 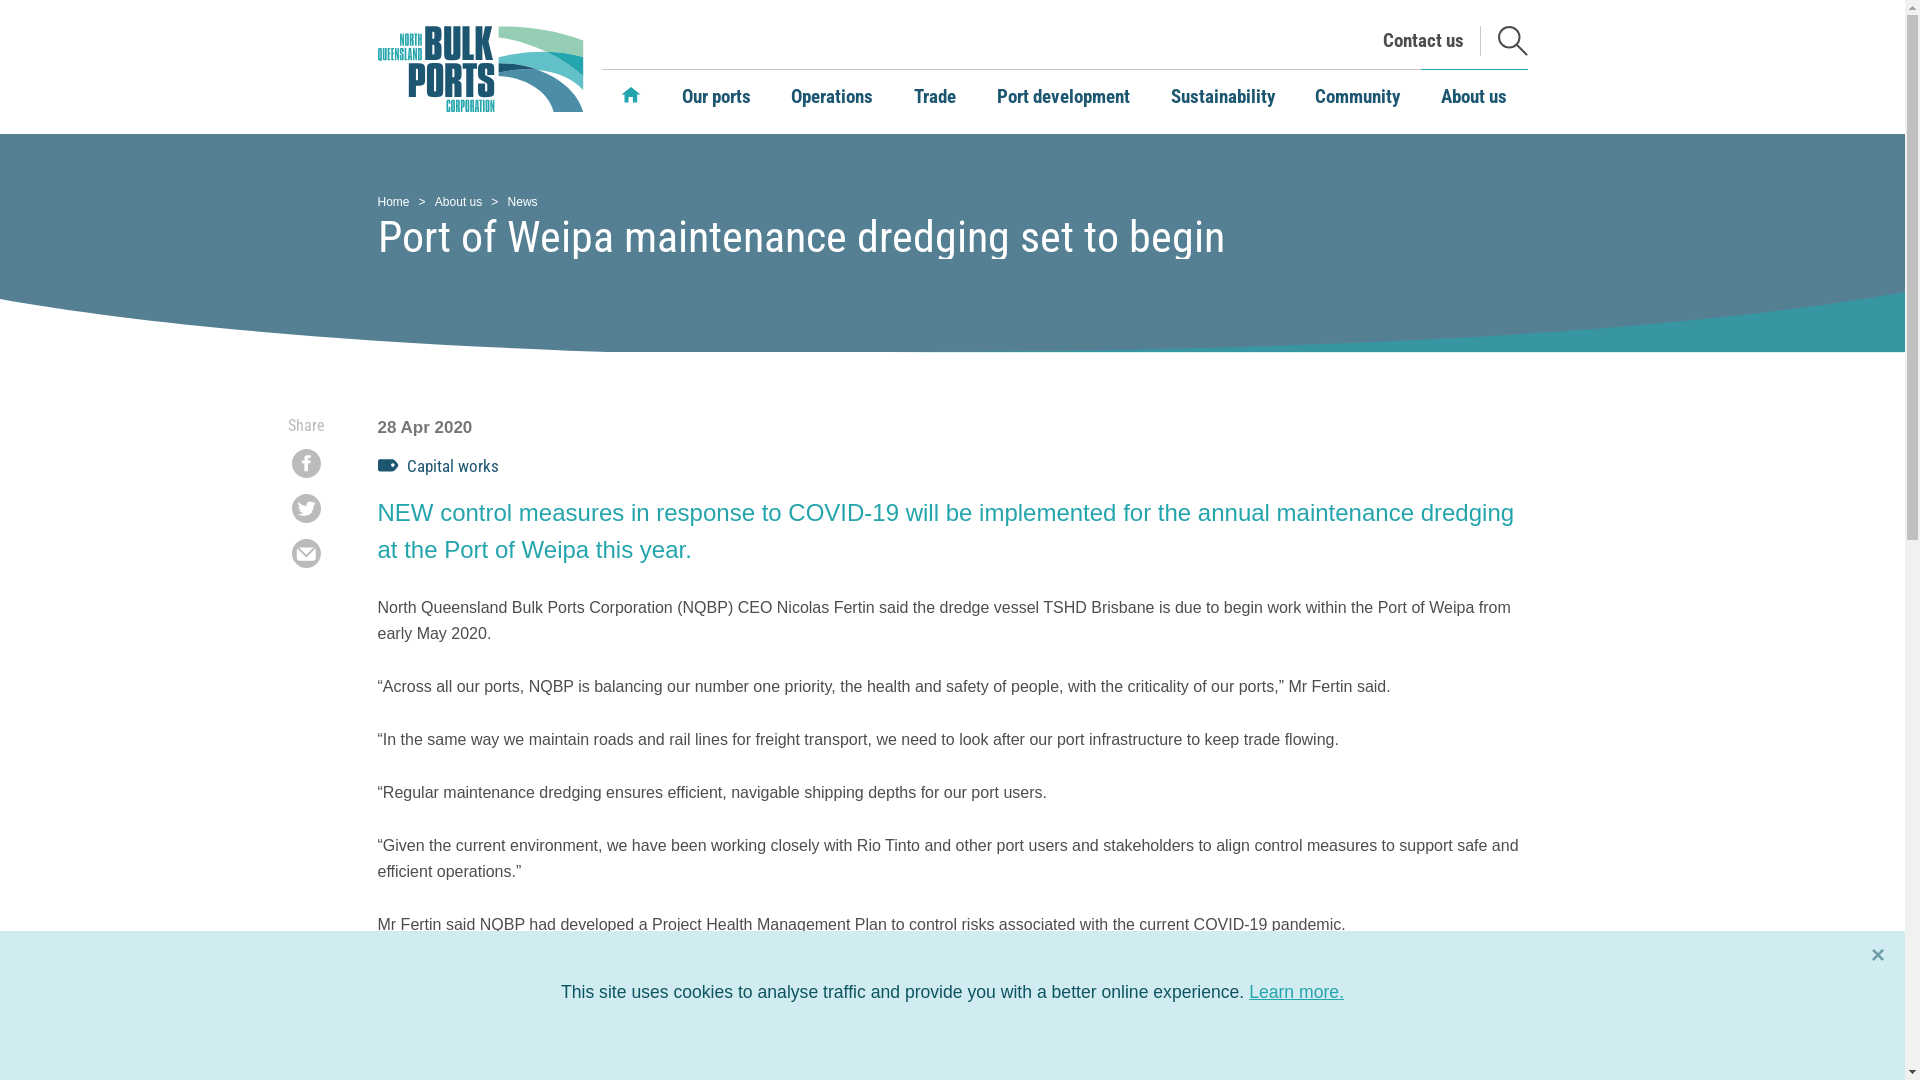 What do you see at coordinates (1247, 991) in the screenshot?
I see `'Learn more.'` at bounding box center [1247, 991].